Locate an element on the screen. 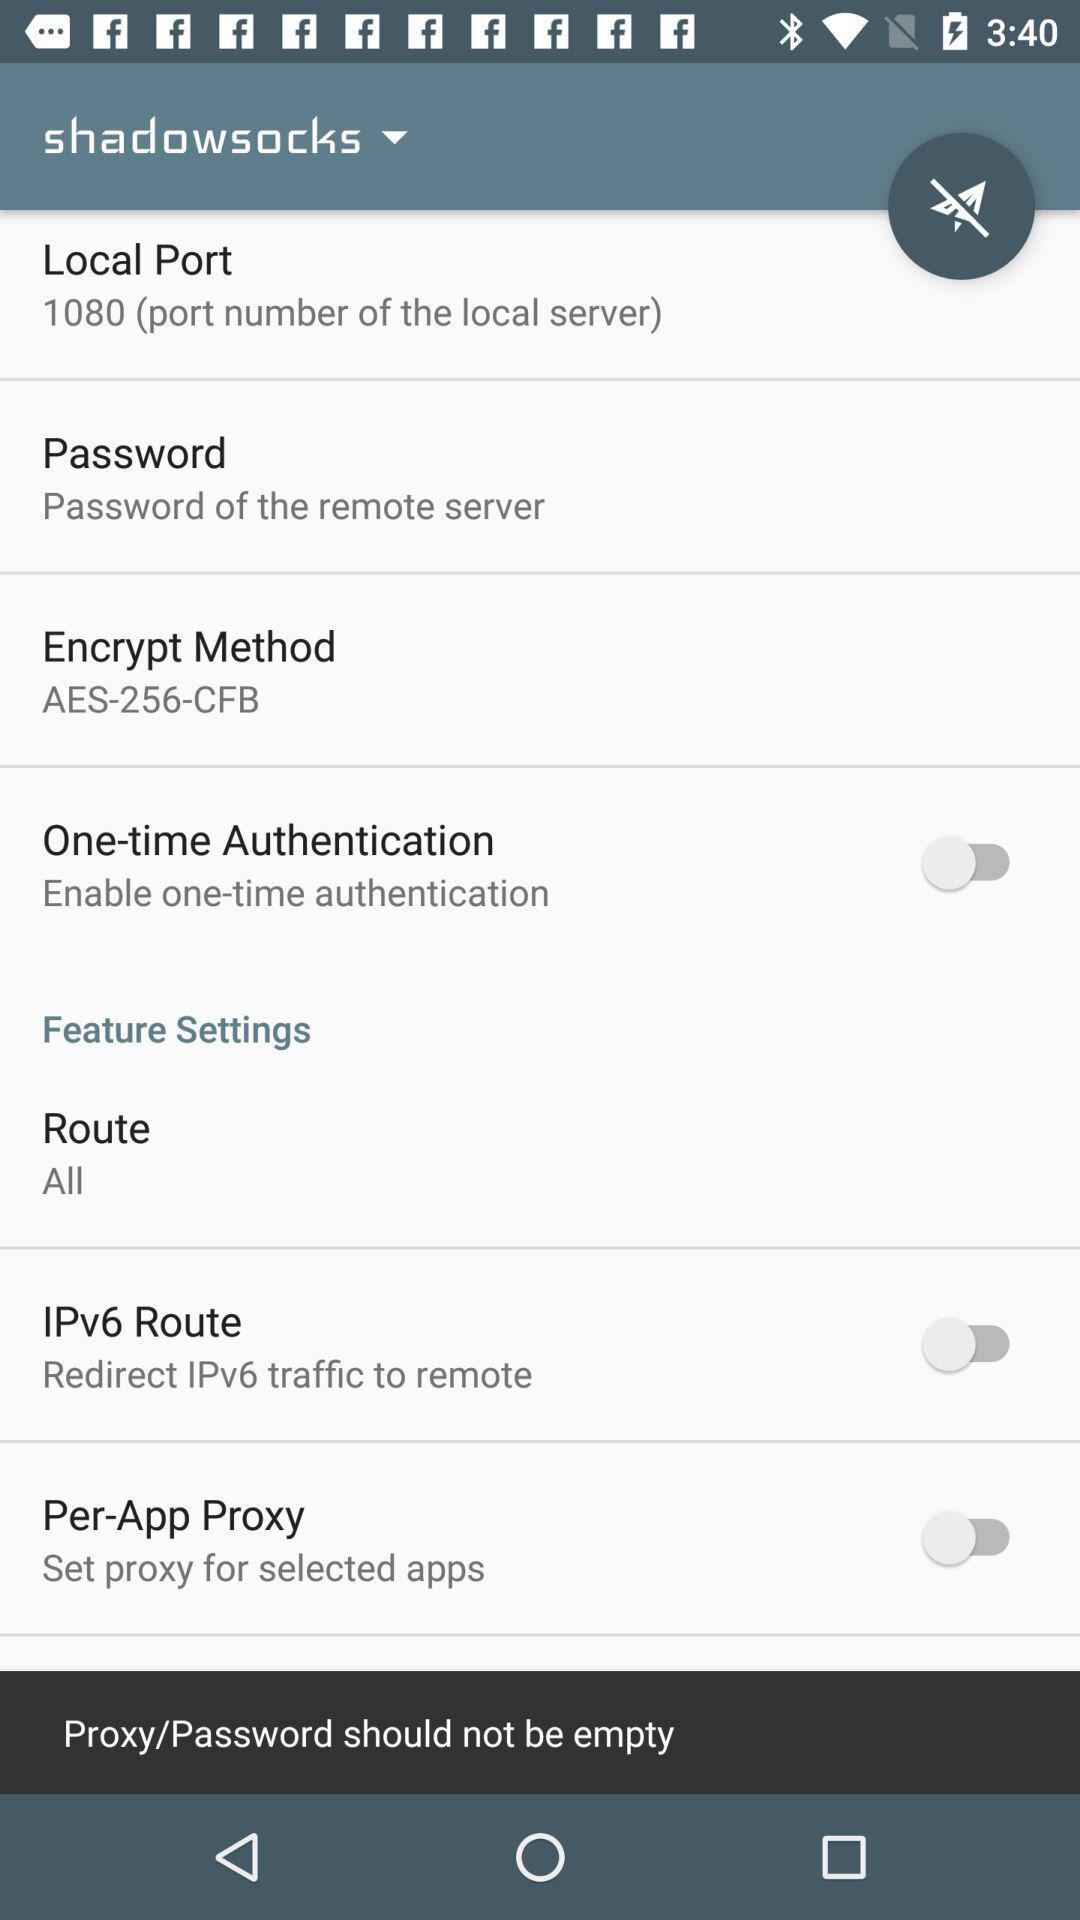  the send icon is located at coordinates (960, 206).